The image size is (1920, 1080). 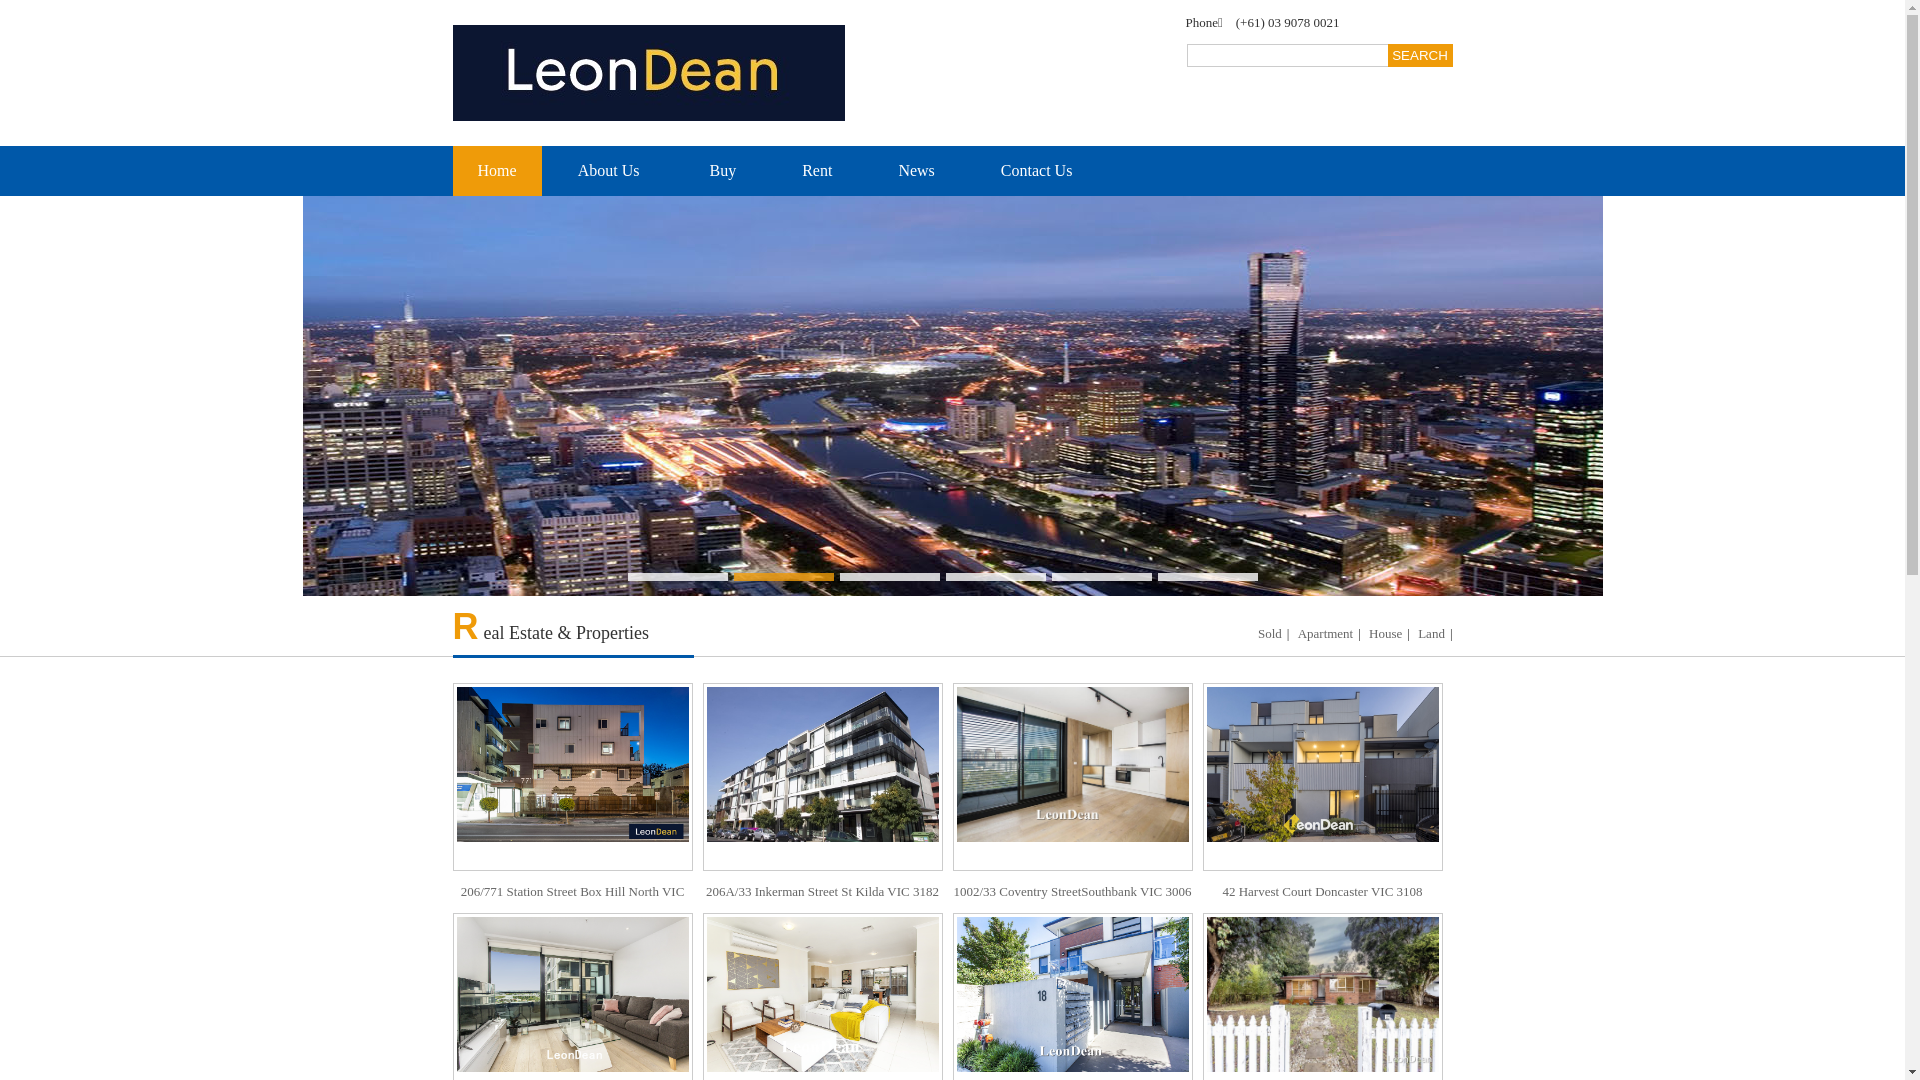 I want to click on '1002/33 Coventry StreetSouthbank VIC 3006', so click(x=1070, y=797).